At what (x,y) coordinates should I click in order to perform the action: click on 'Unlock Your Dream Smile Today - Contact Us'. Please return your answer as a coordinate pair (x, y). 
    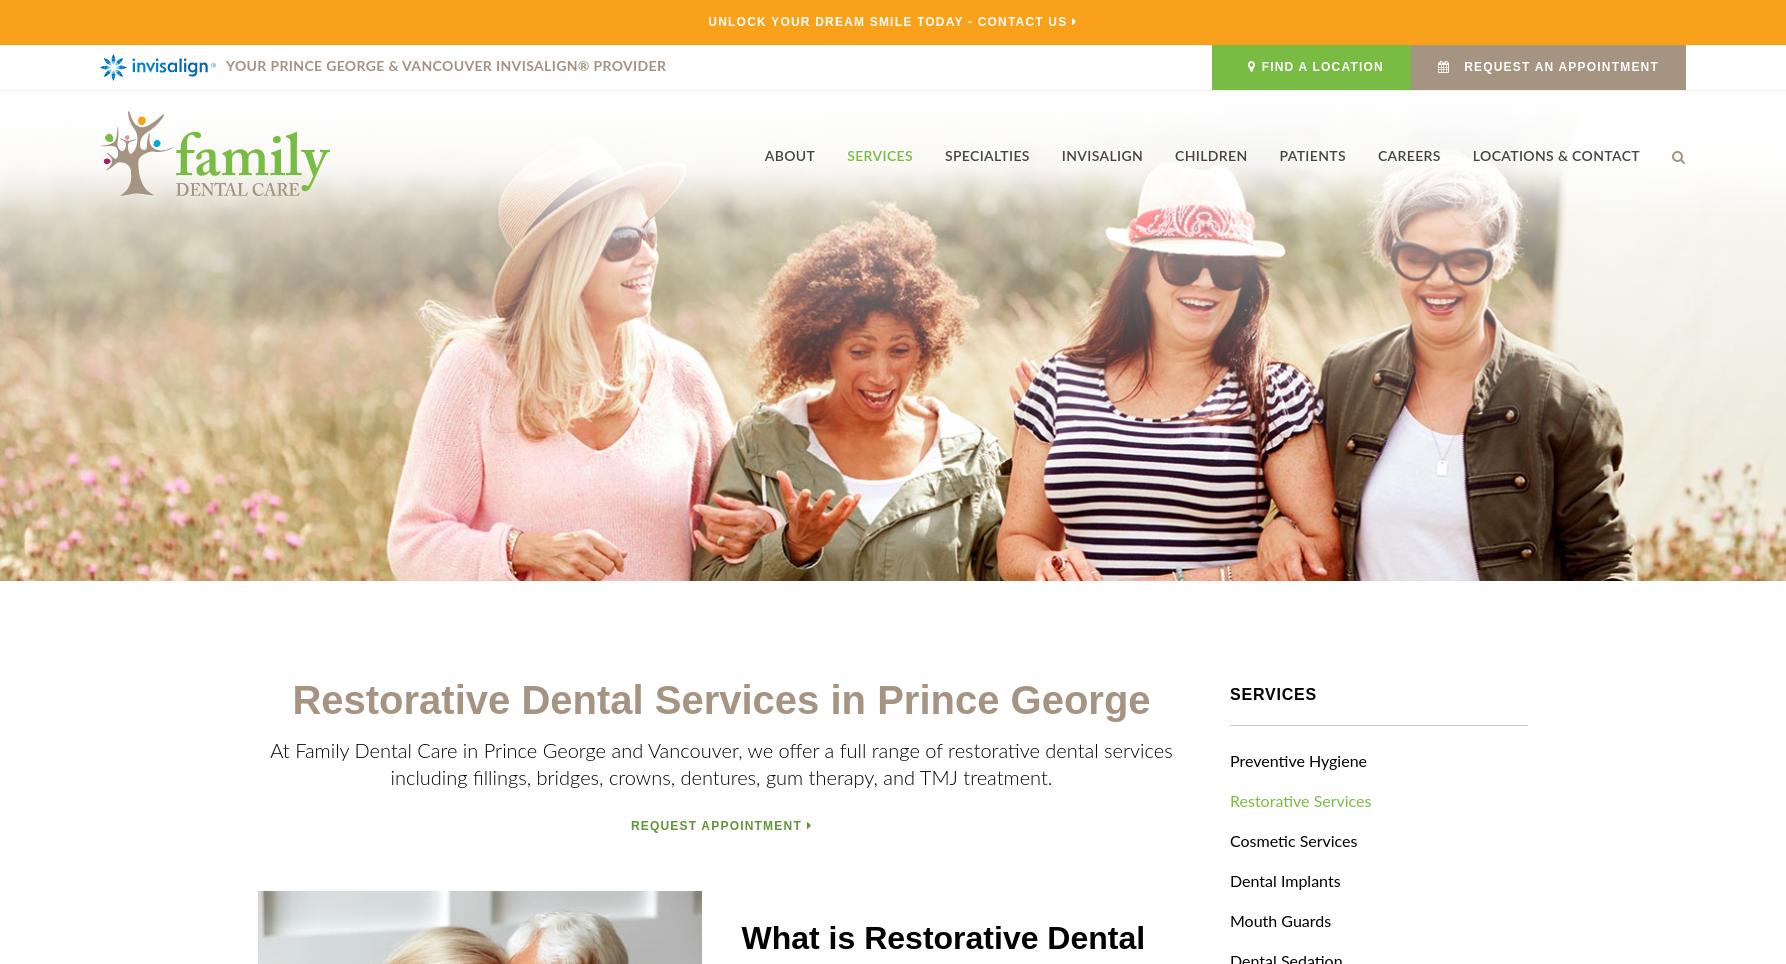
    Looking at the image, I should click on (886, 20).